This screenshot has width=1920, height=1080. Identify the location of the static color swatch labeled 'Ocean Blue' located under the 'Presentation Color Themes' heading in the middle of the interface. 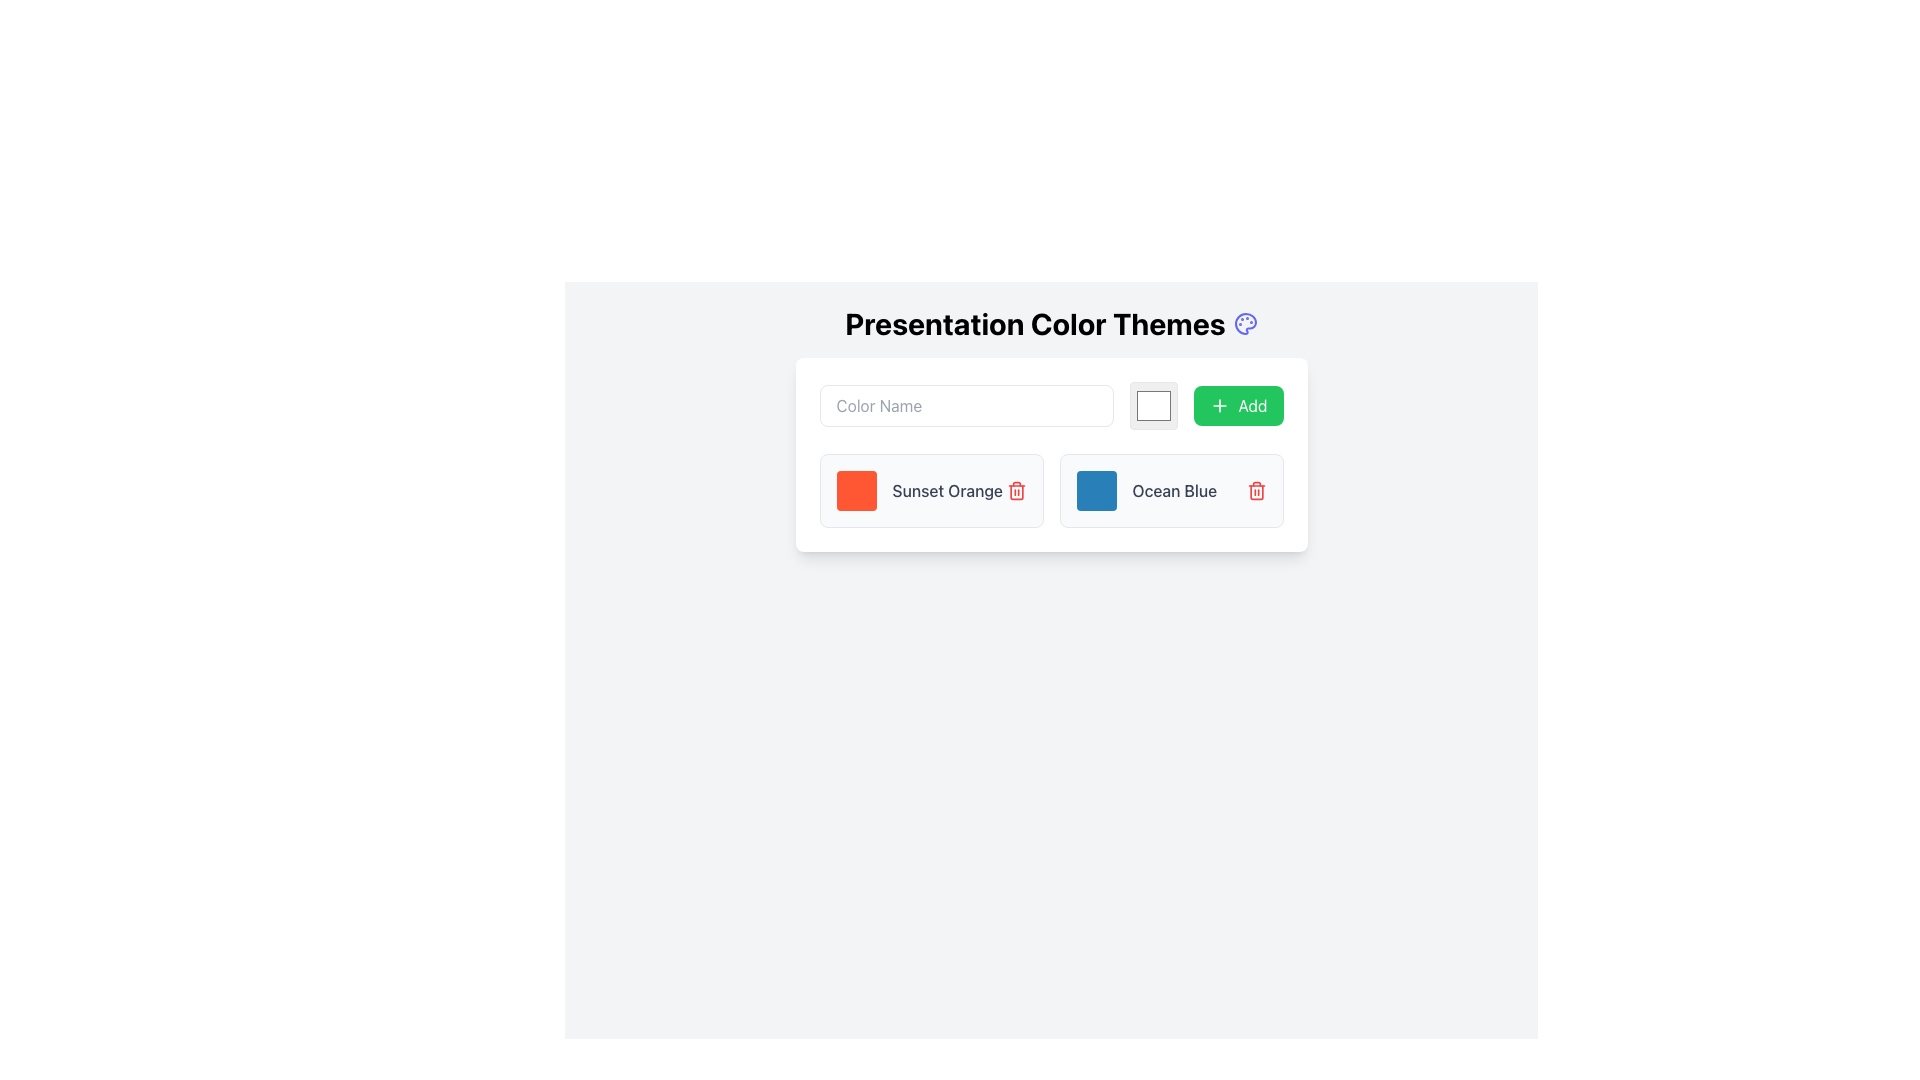
(1146, 490).